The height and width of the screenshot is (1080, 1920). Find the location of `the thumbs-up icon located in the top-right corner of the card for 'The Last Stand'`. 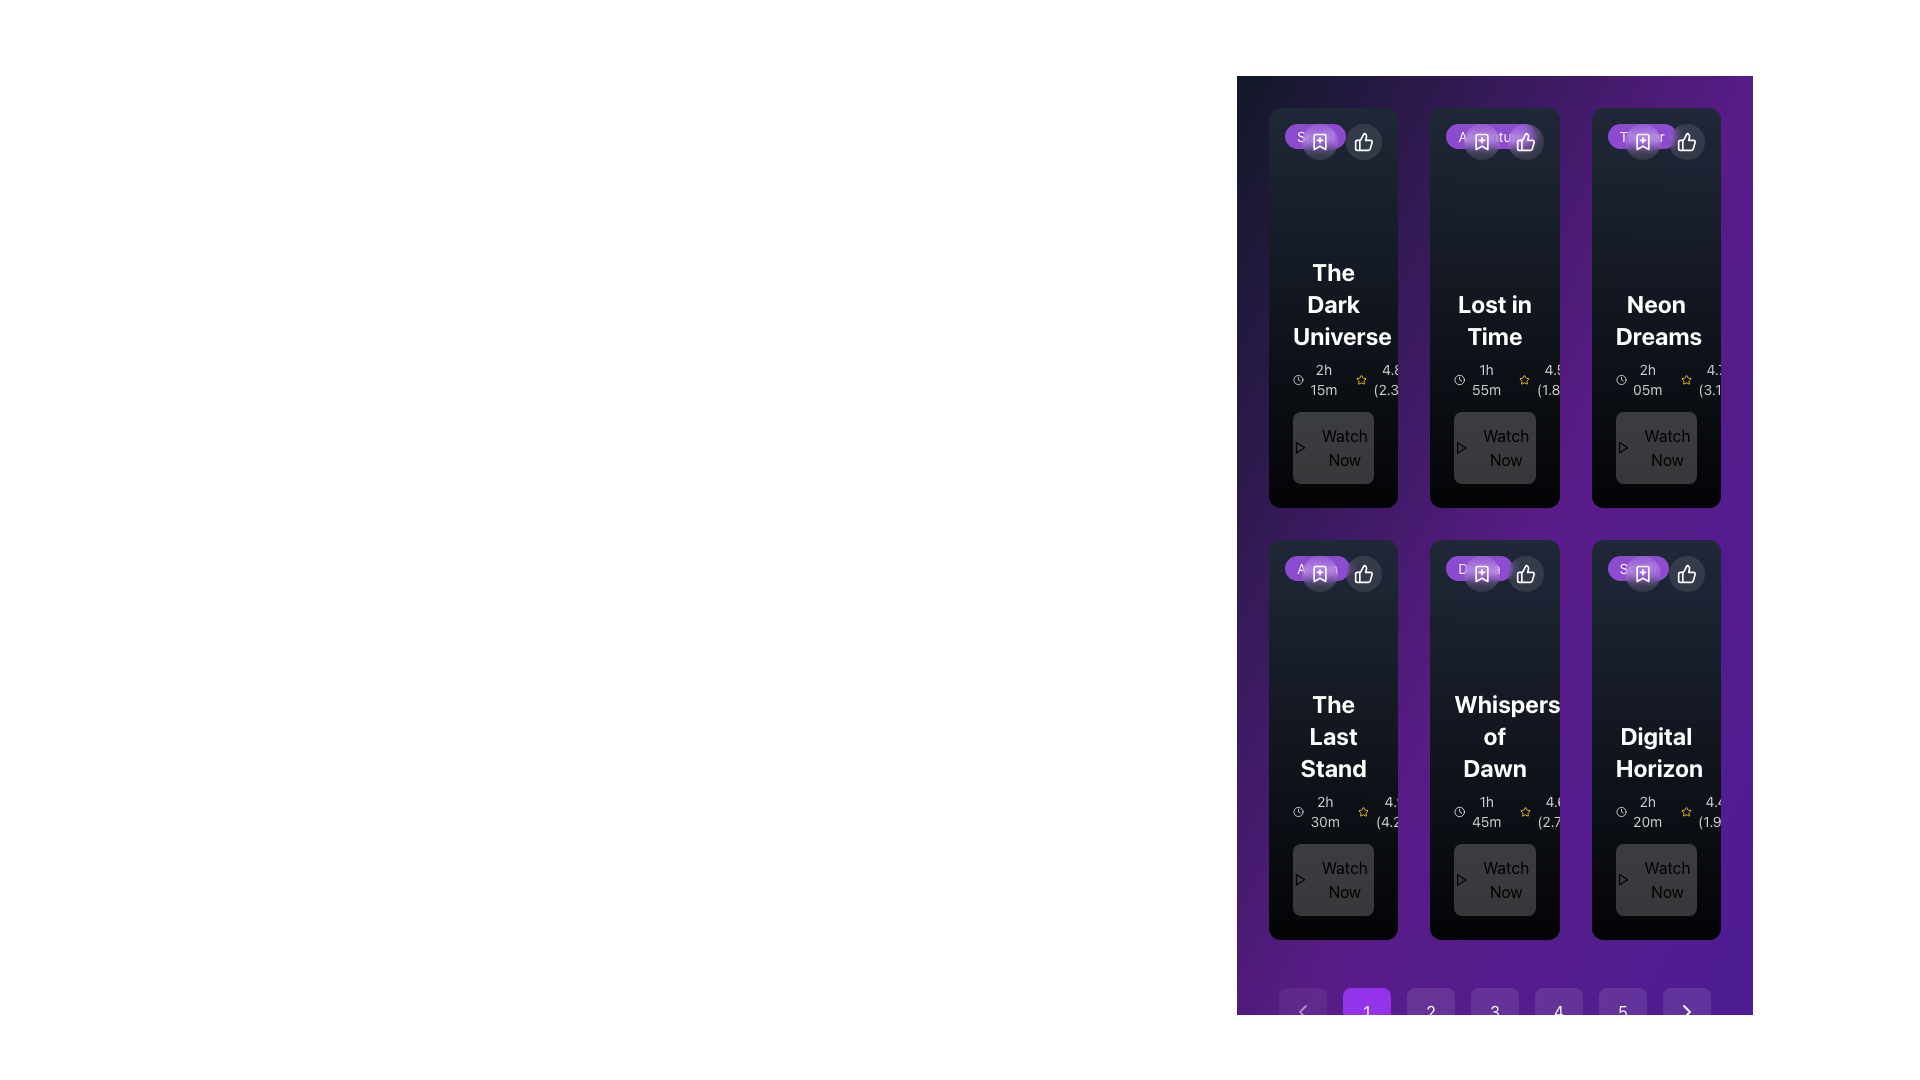

the thumbs-up icon located in the top-right corner of the card for 'The Last Stand' is located at coordinates (1363, 574).